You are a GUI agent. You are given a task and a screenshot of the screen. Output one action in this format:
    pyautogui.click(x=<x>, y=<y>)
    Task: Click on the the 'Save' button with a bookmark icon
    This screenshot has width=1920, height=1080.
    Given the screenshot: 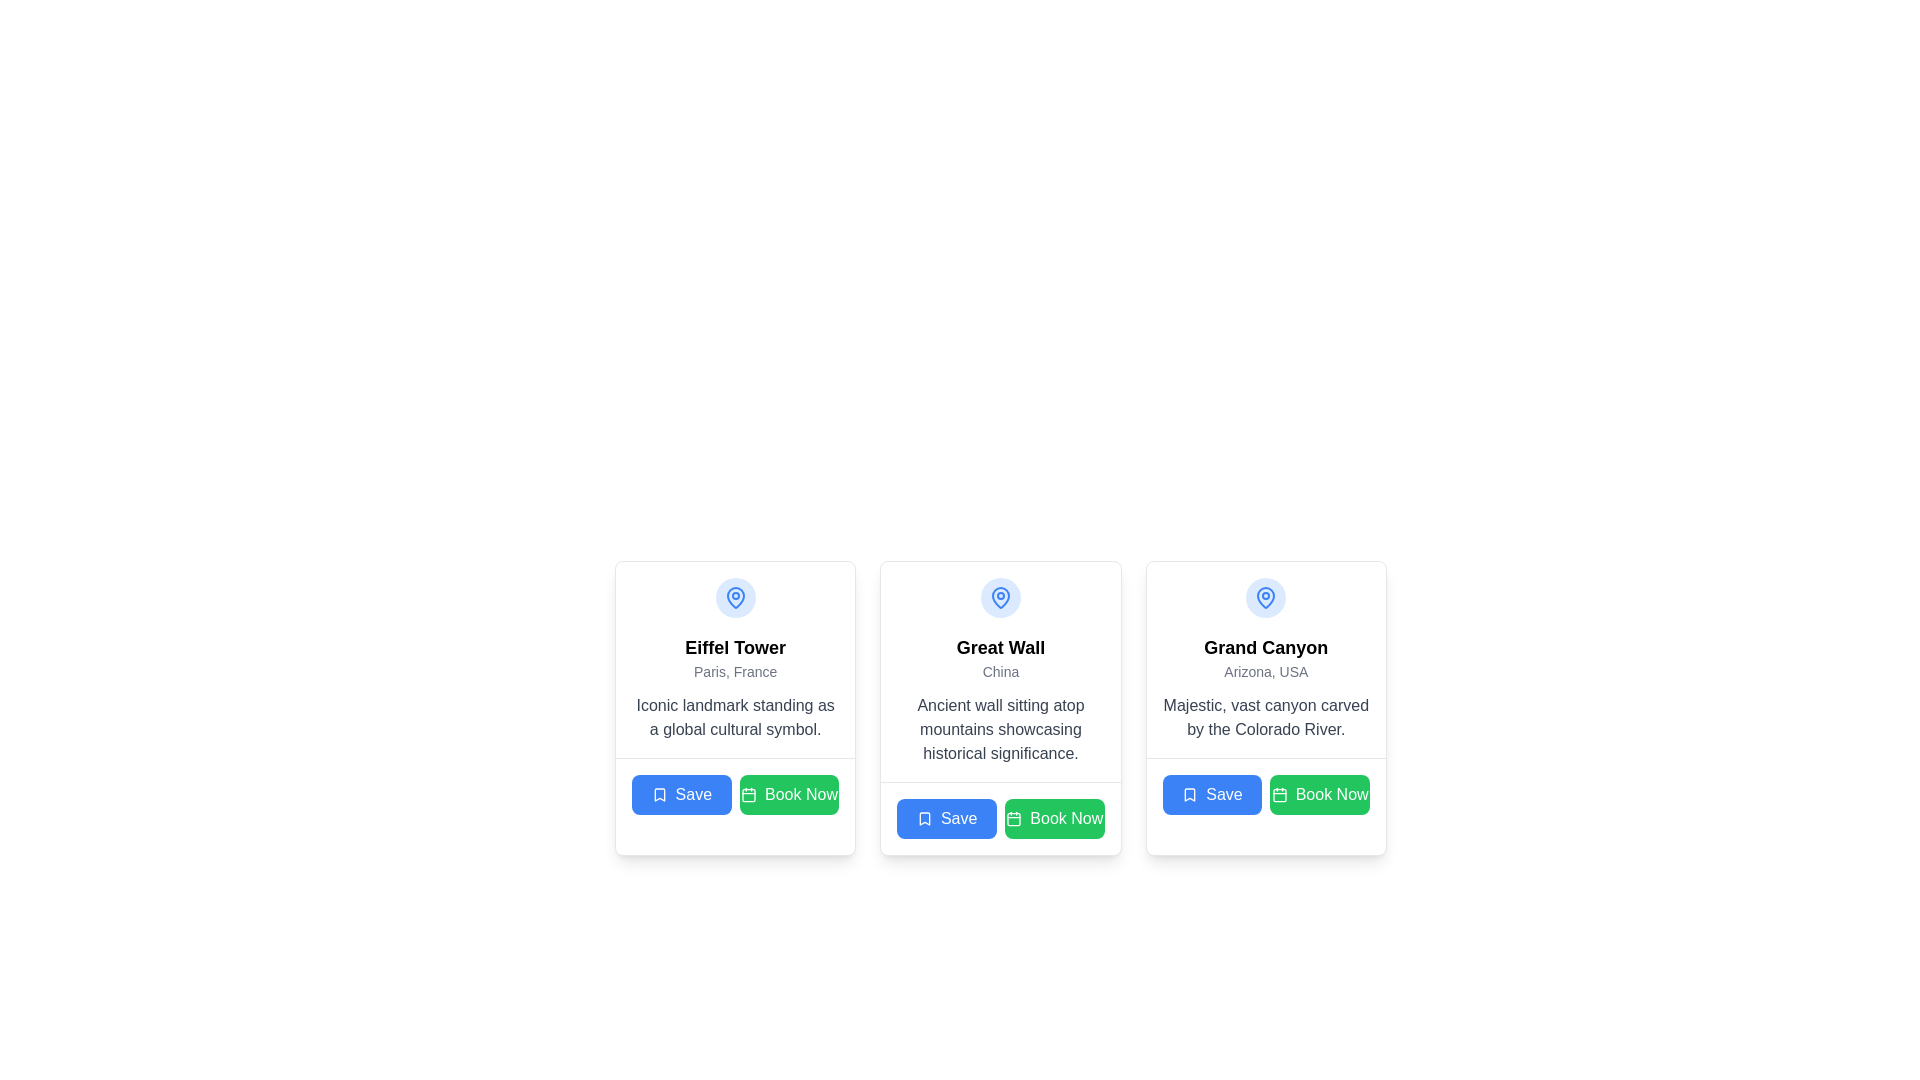 What is the action you would take?
    pyautogui.click(x=1211, y=793)
    